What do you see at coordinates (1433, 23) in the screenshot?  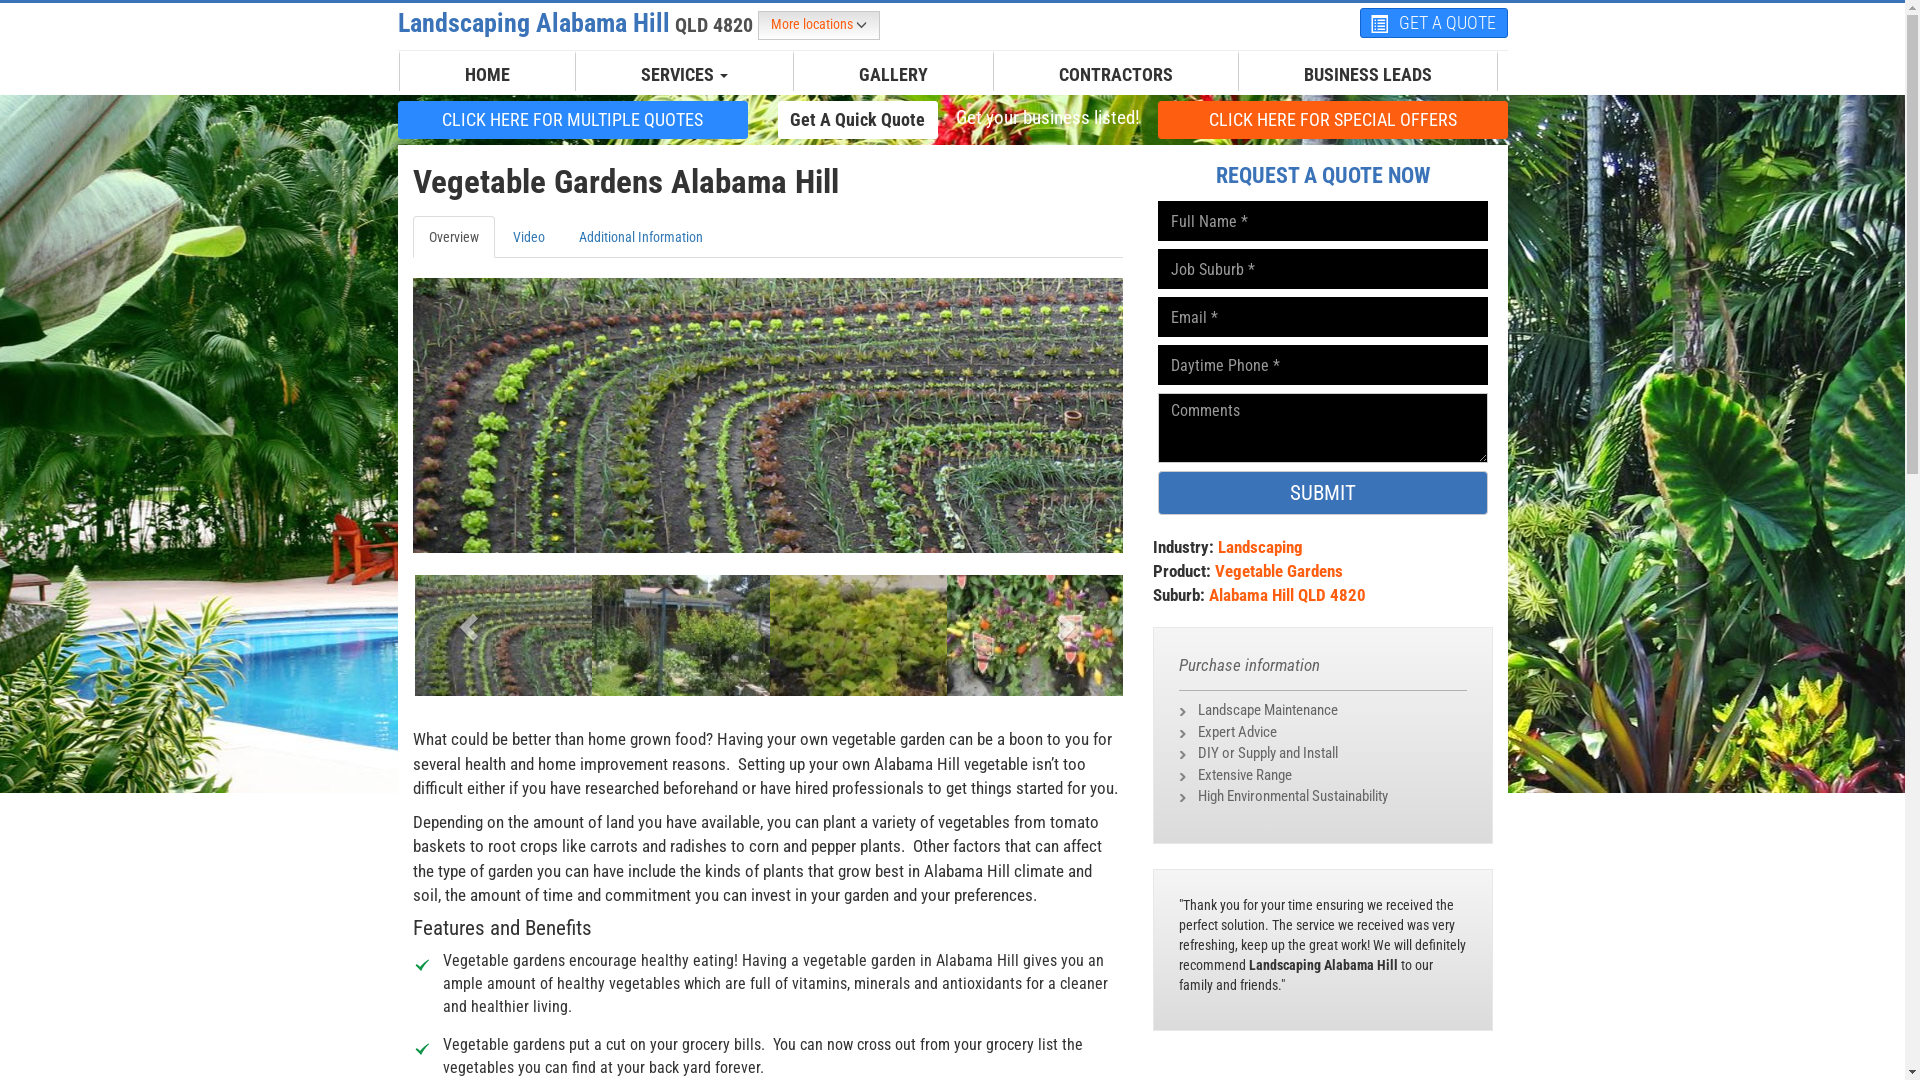 I see `'GET A QUOTE'` at bounding box center [1433, 23].